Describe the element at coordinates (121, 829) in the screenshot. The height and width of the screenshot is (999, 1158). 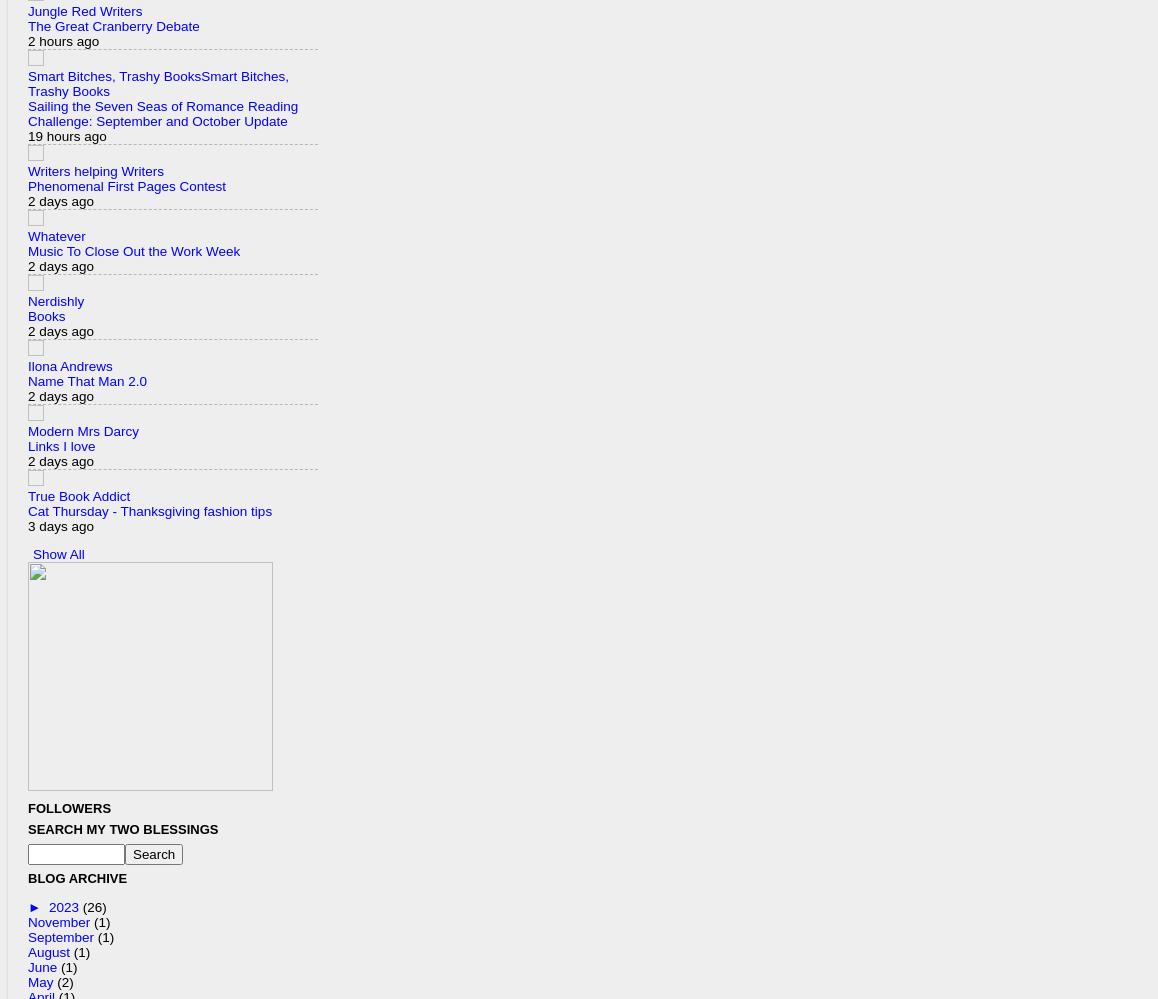
I see `'Search My Two Blessings'` at that location.